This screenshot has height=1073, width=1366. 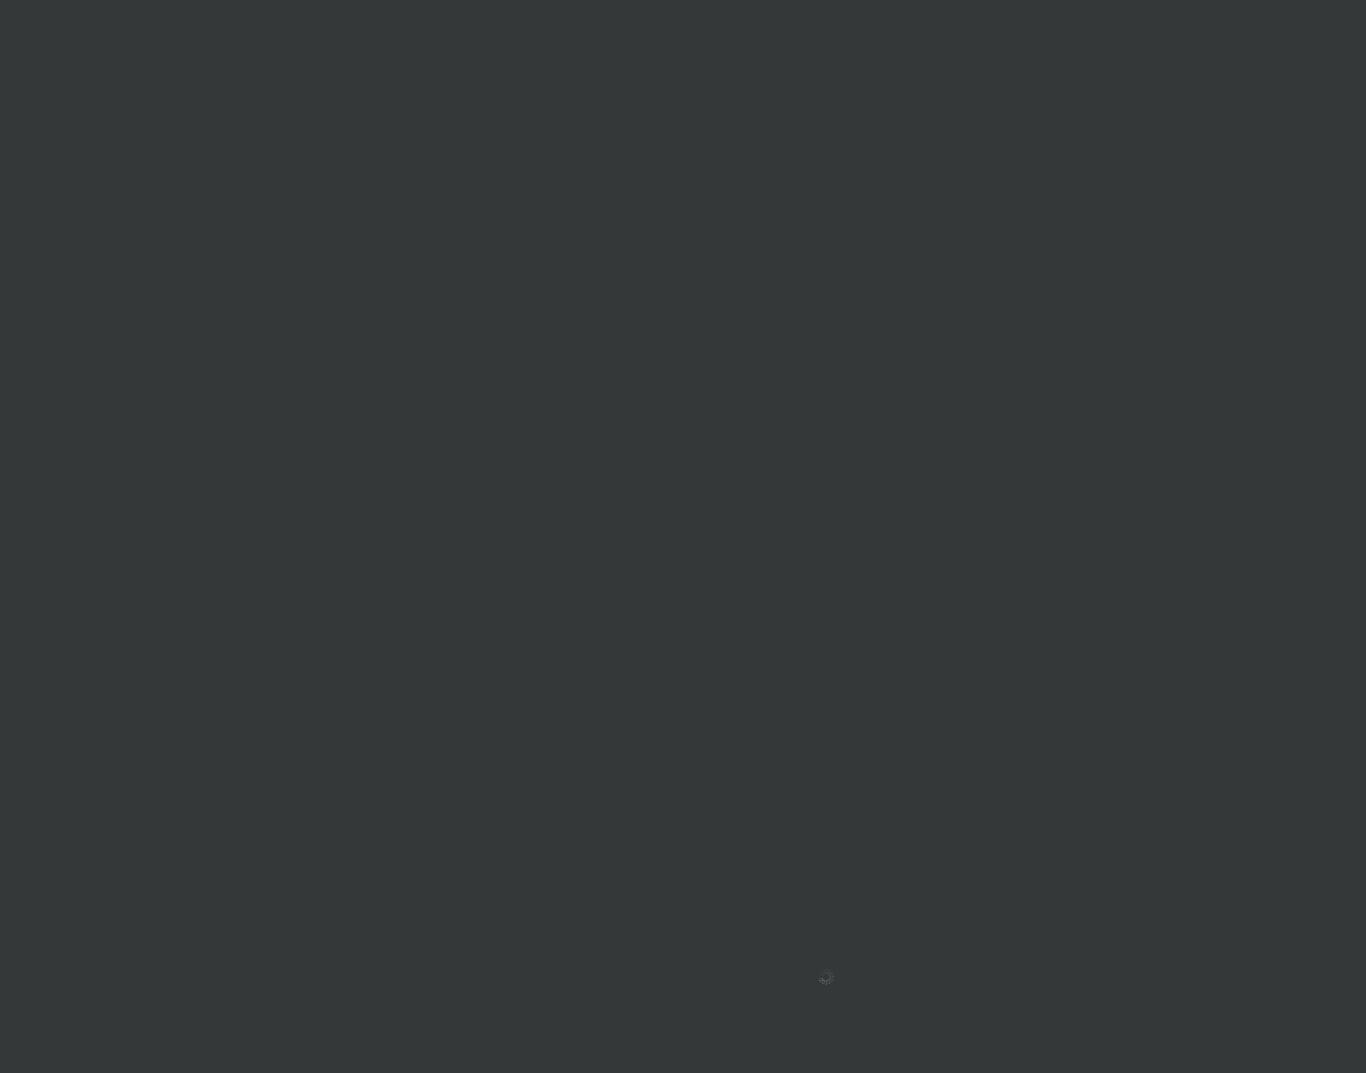 I want to click on 'holidays', so click(x=846, y=844).